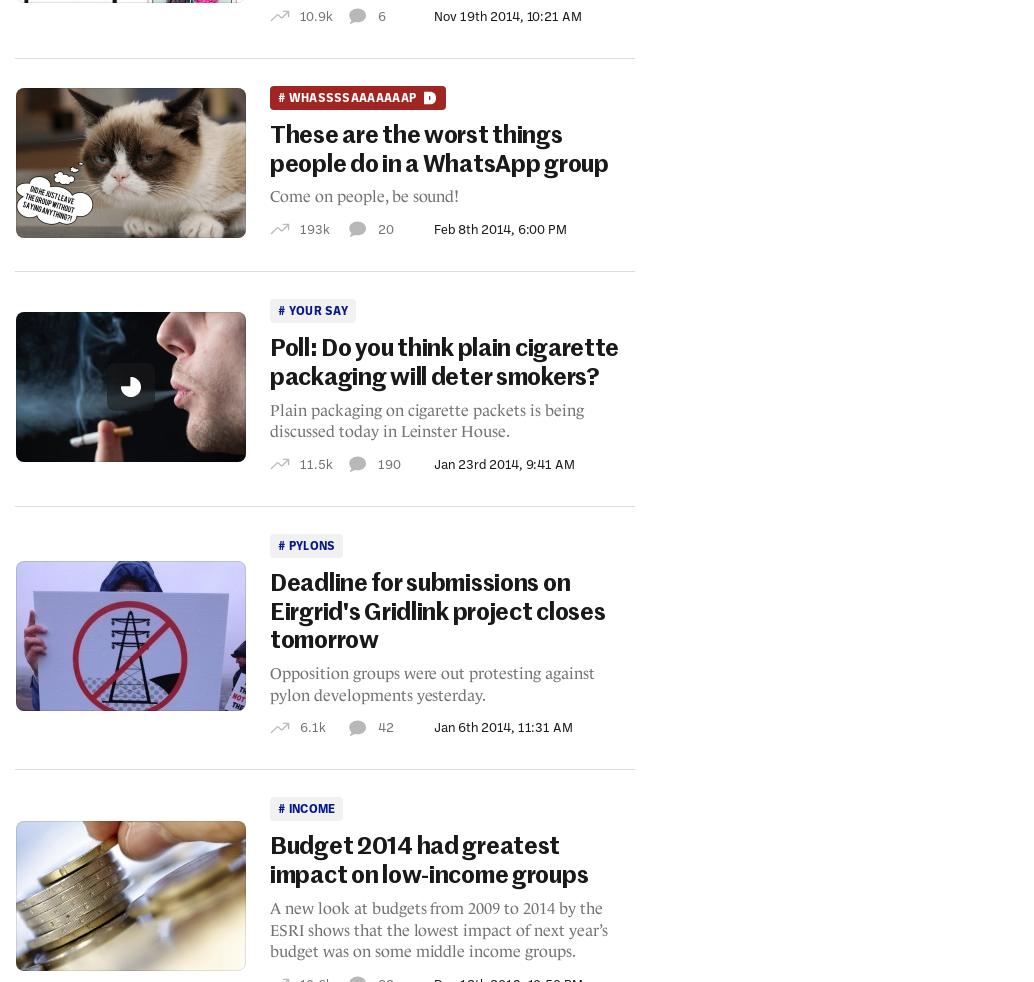 The width and height of the screenshot is (1034, 982). What do you see at coordinates (384, 725) in the screenshot?
I see `'42'` at bounding box center [384, 725].